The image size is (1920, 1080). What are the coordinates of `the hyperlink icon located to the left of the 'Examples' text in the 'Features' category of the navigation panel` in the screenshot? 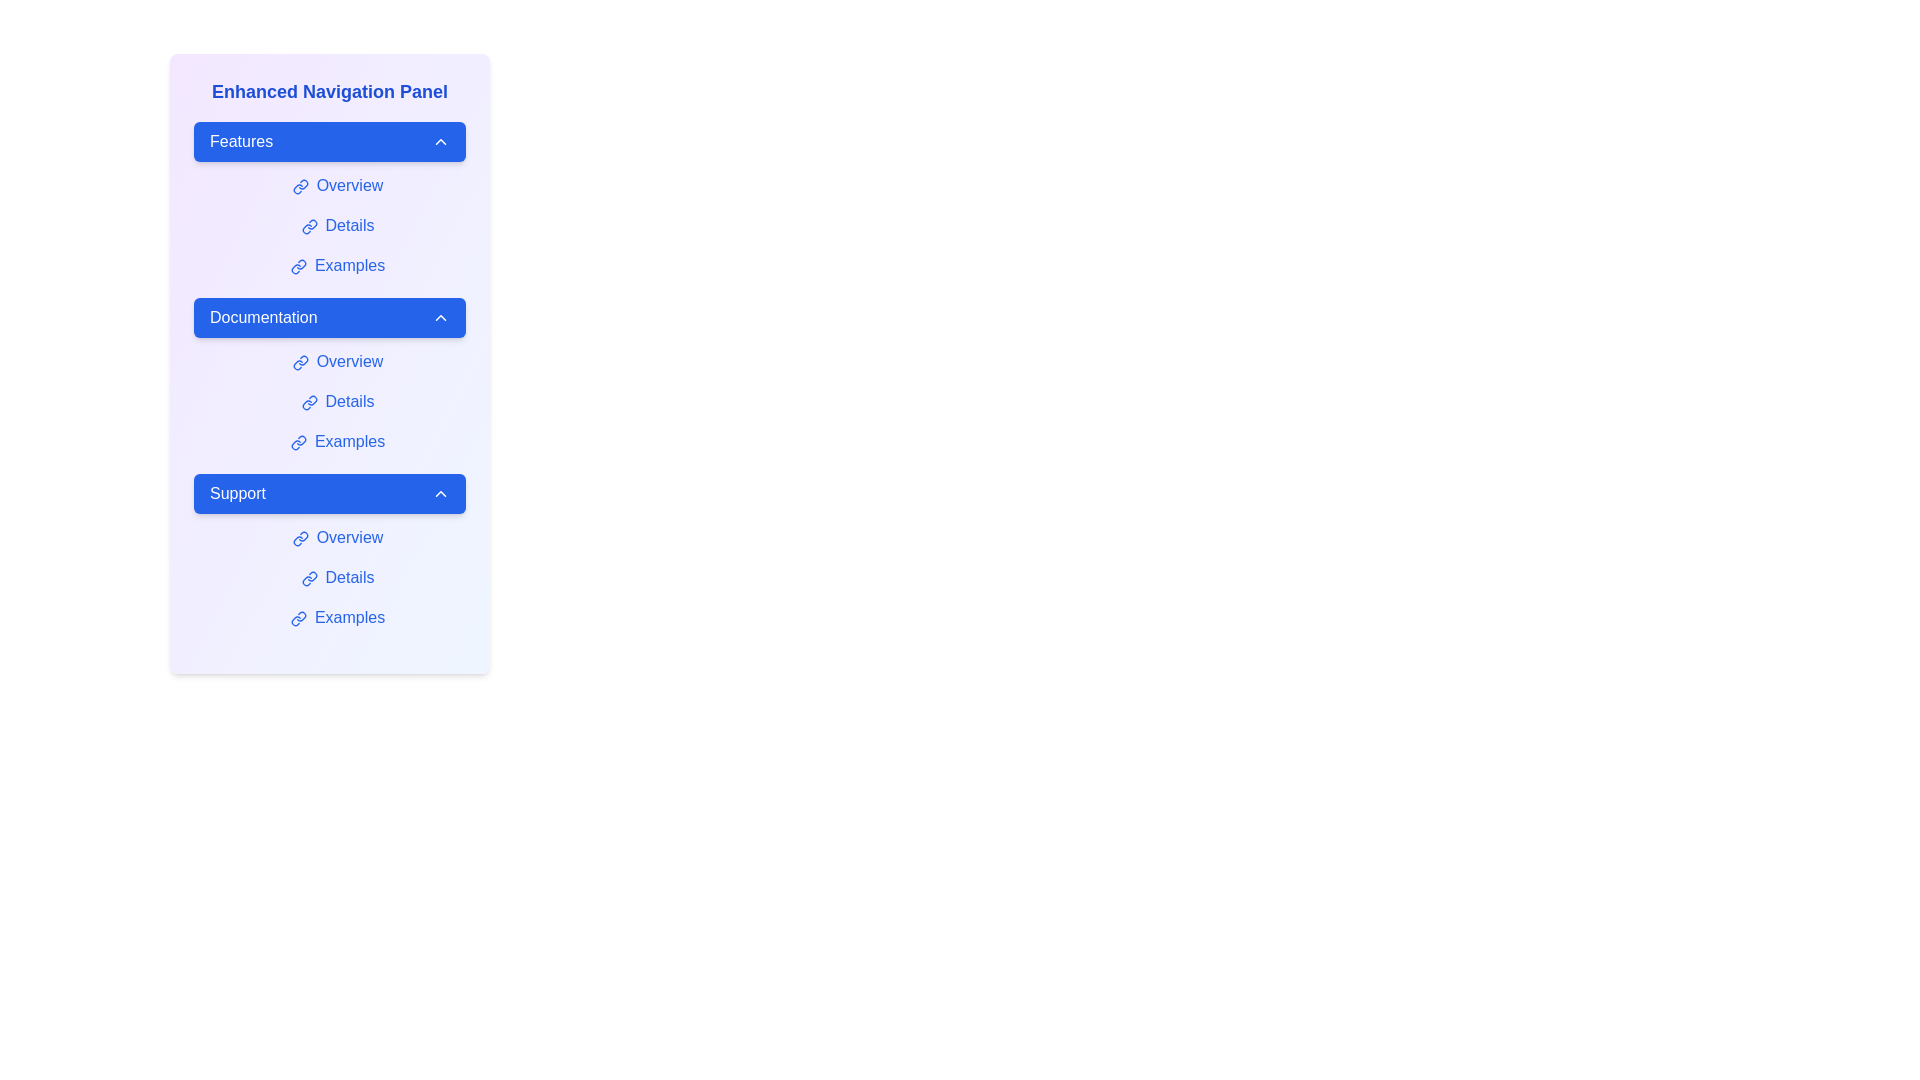 It's located at (297, 265).